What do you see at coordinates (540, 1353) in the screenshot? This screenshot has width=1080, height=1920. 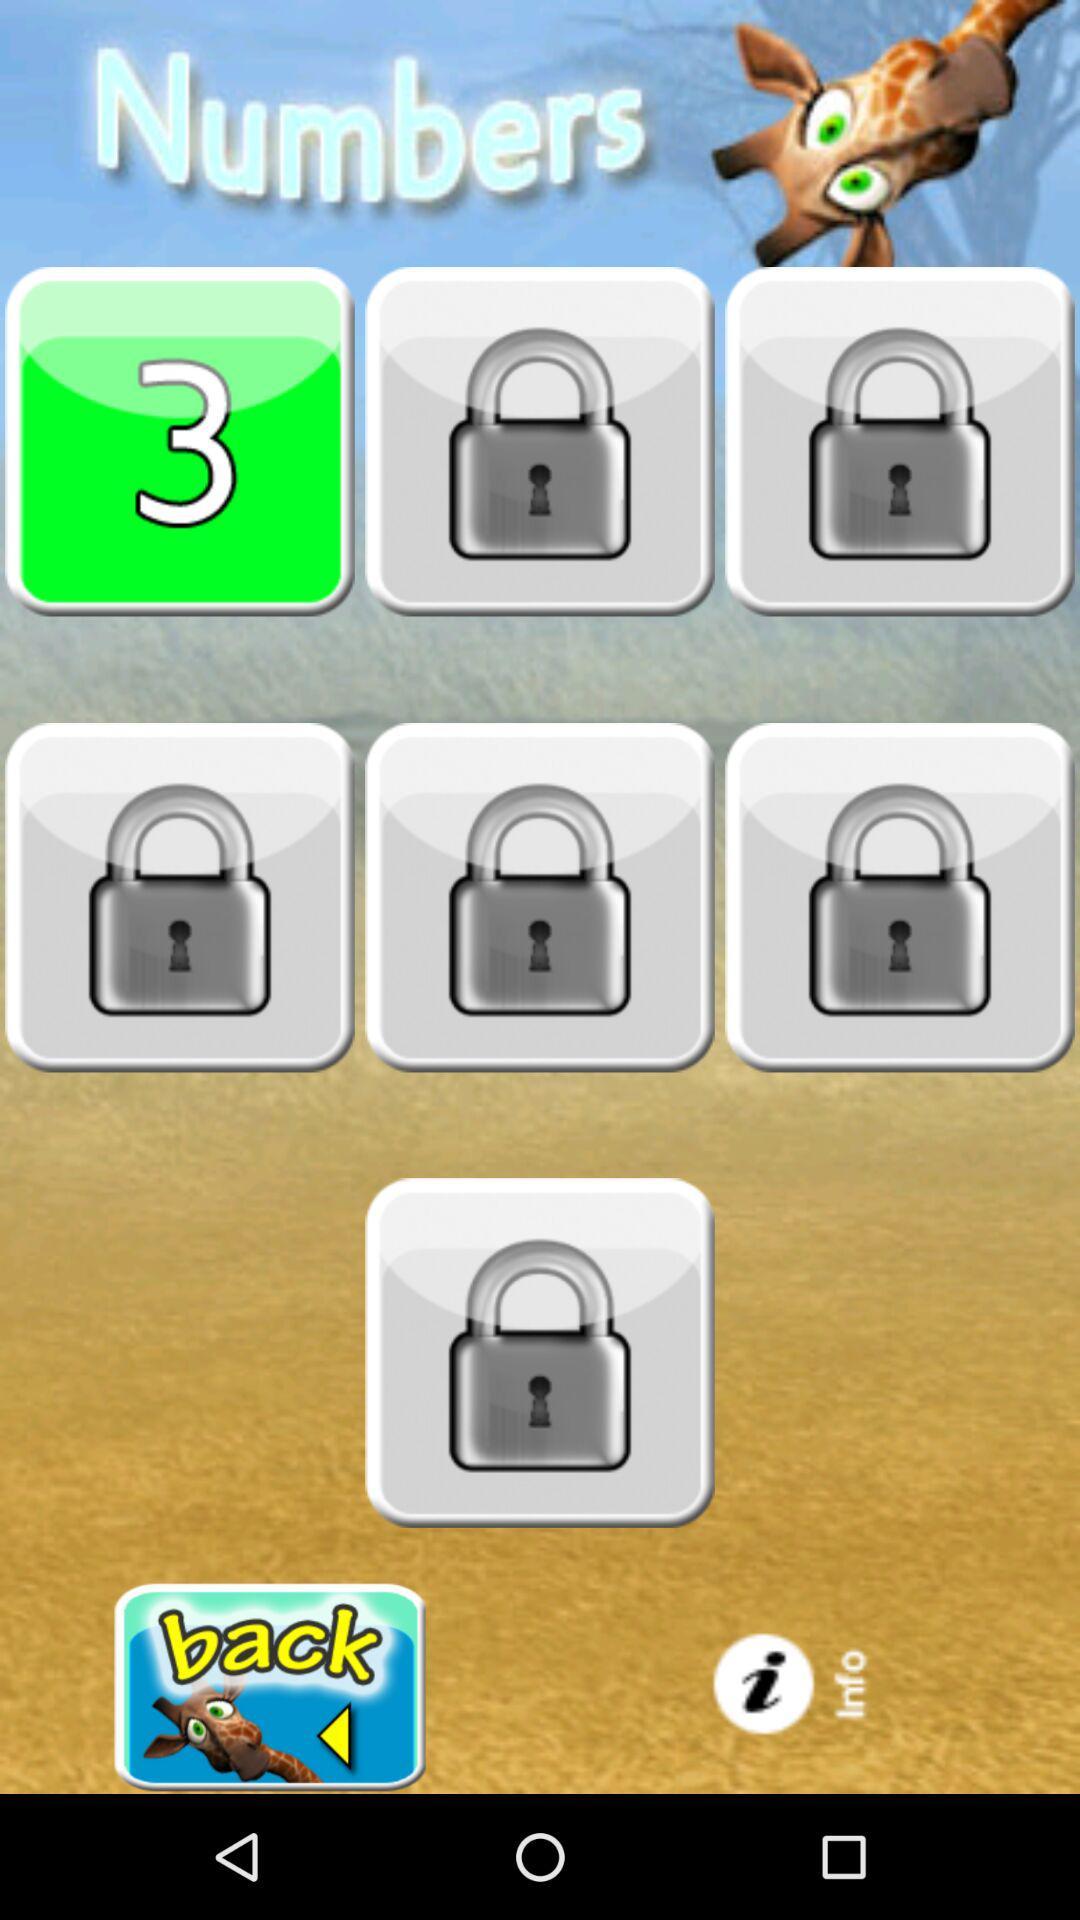 I see `unlock item` at bounding box center [540, 1353].